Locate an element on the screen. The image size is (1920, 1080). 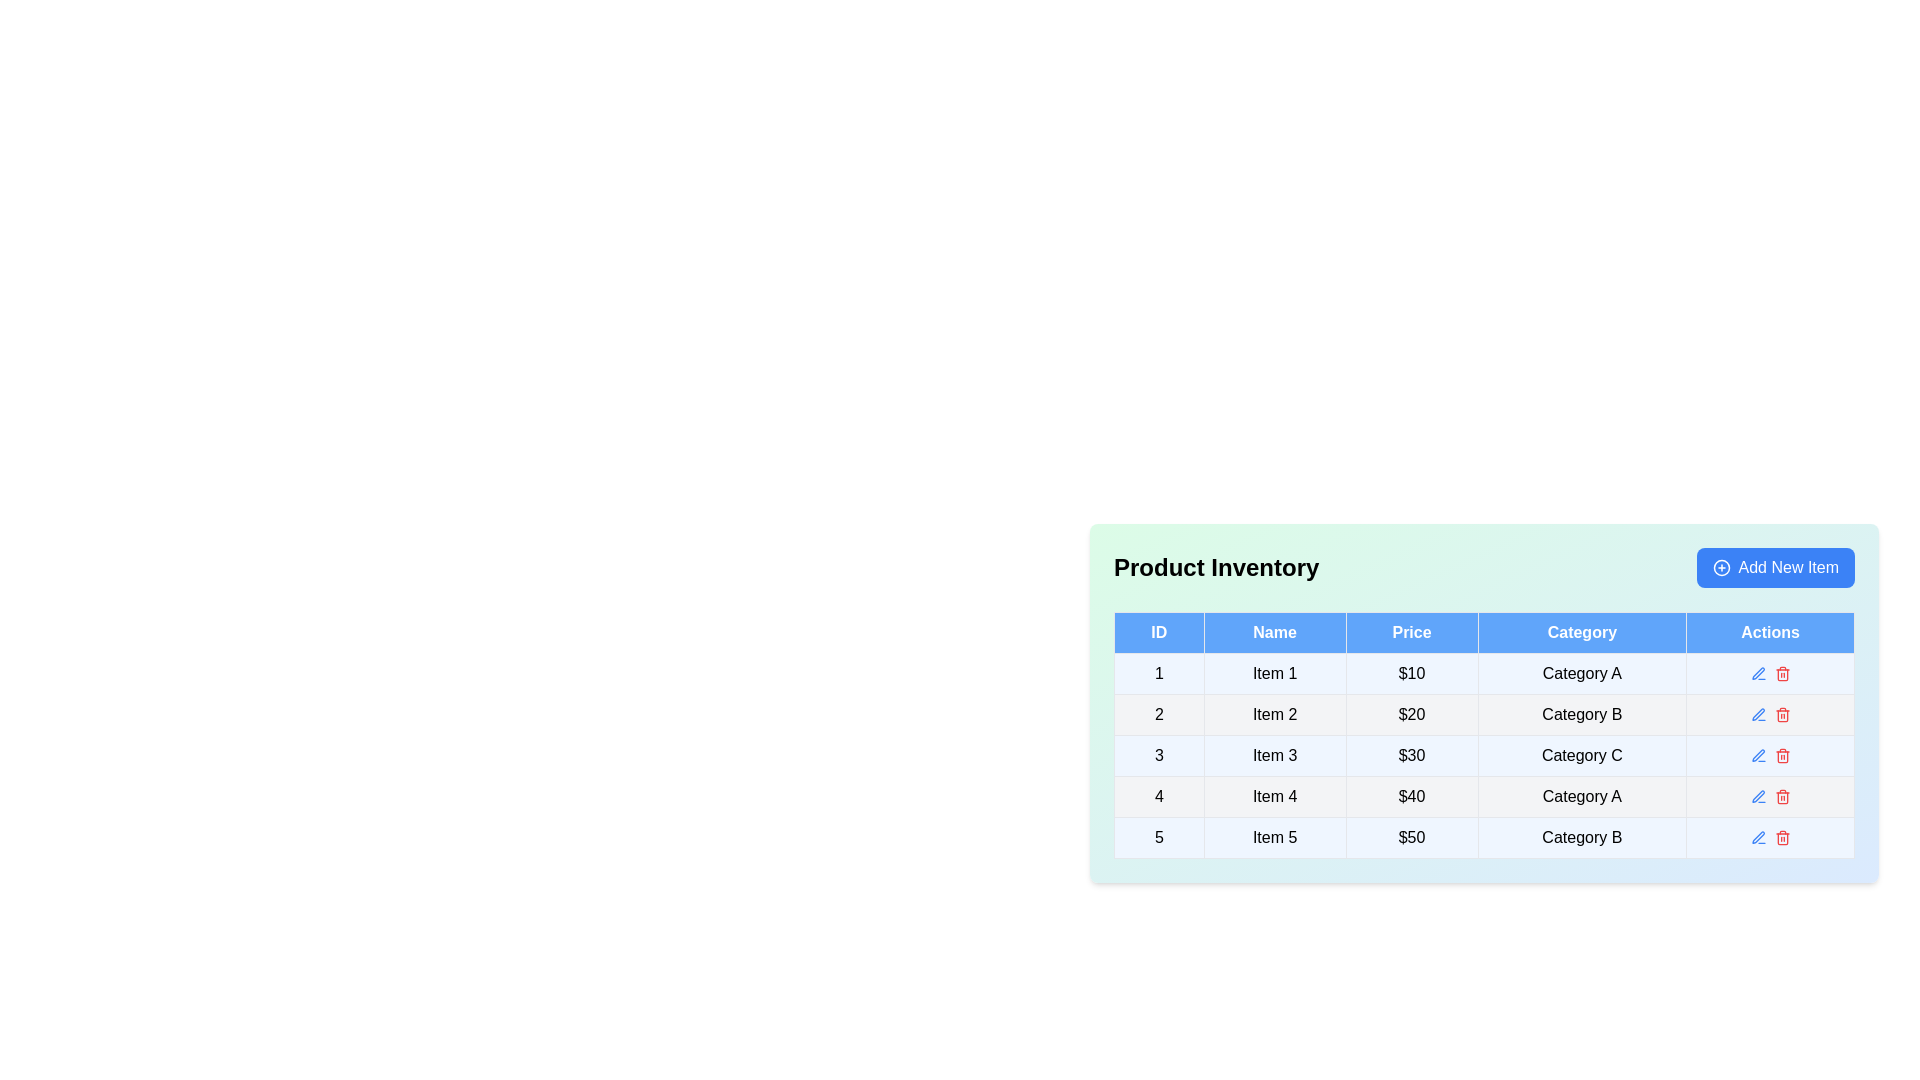
the text label displaying '$30' located in the third row of the table under the 'Price' column, between the 'Item 3' cell and the 'Category C' cell is located at coordinates (1410, 756).